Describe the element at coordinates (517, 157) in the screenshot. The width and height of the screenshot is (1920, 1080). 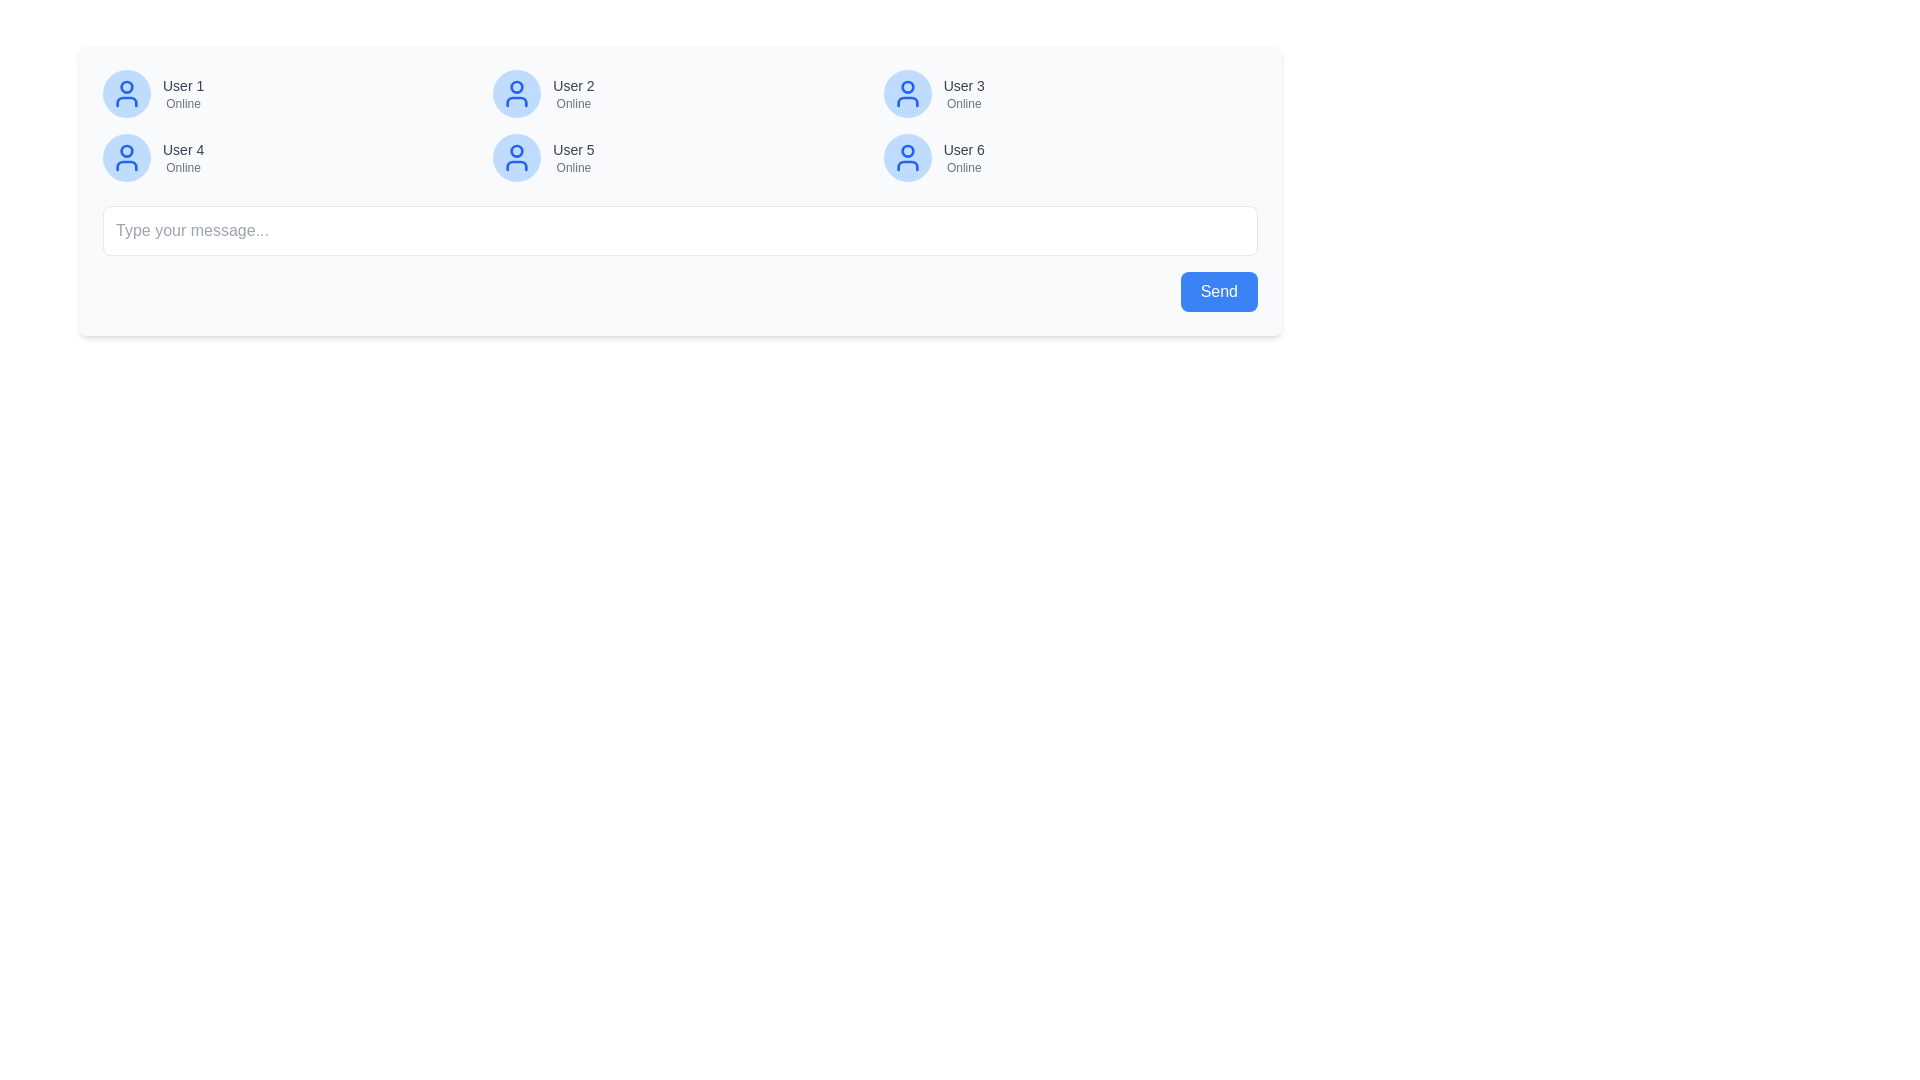
I see `the User Icon, which is a circular icon with a light blue background and a user-shaped silhouette in blue, positioned to the left of 'User 5' and 'Online' in the second row of user entries` at that location.